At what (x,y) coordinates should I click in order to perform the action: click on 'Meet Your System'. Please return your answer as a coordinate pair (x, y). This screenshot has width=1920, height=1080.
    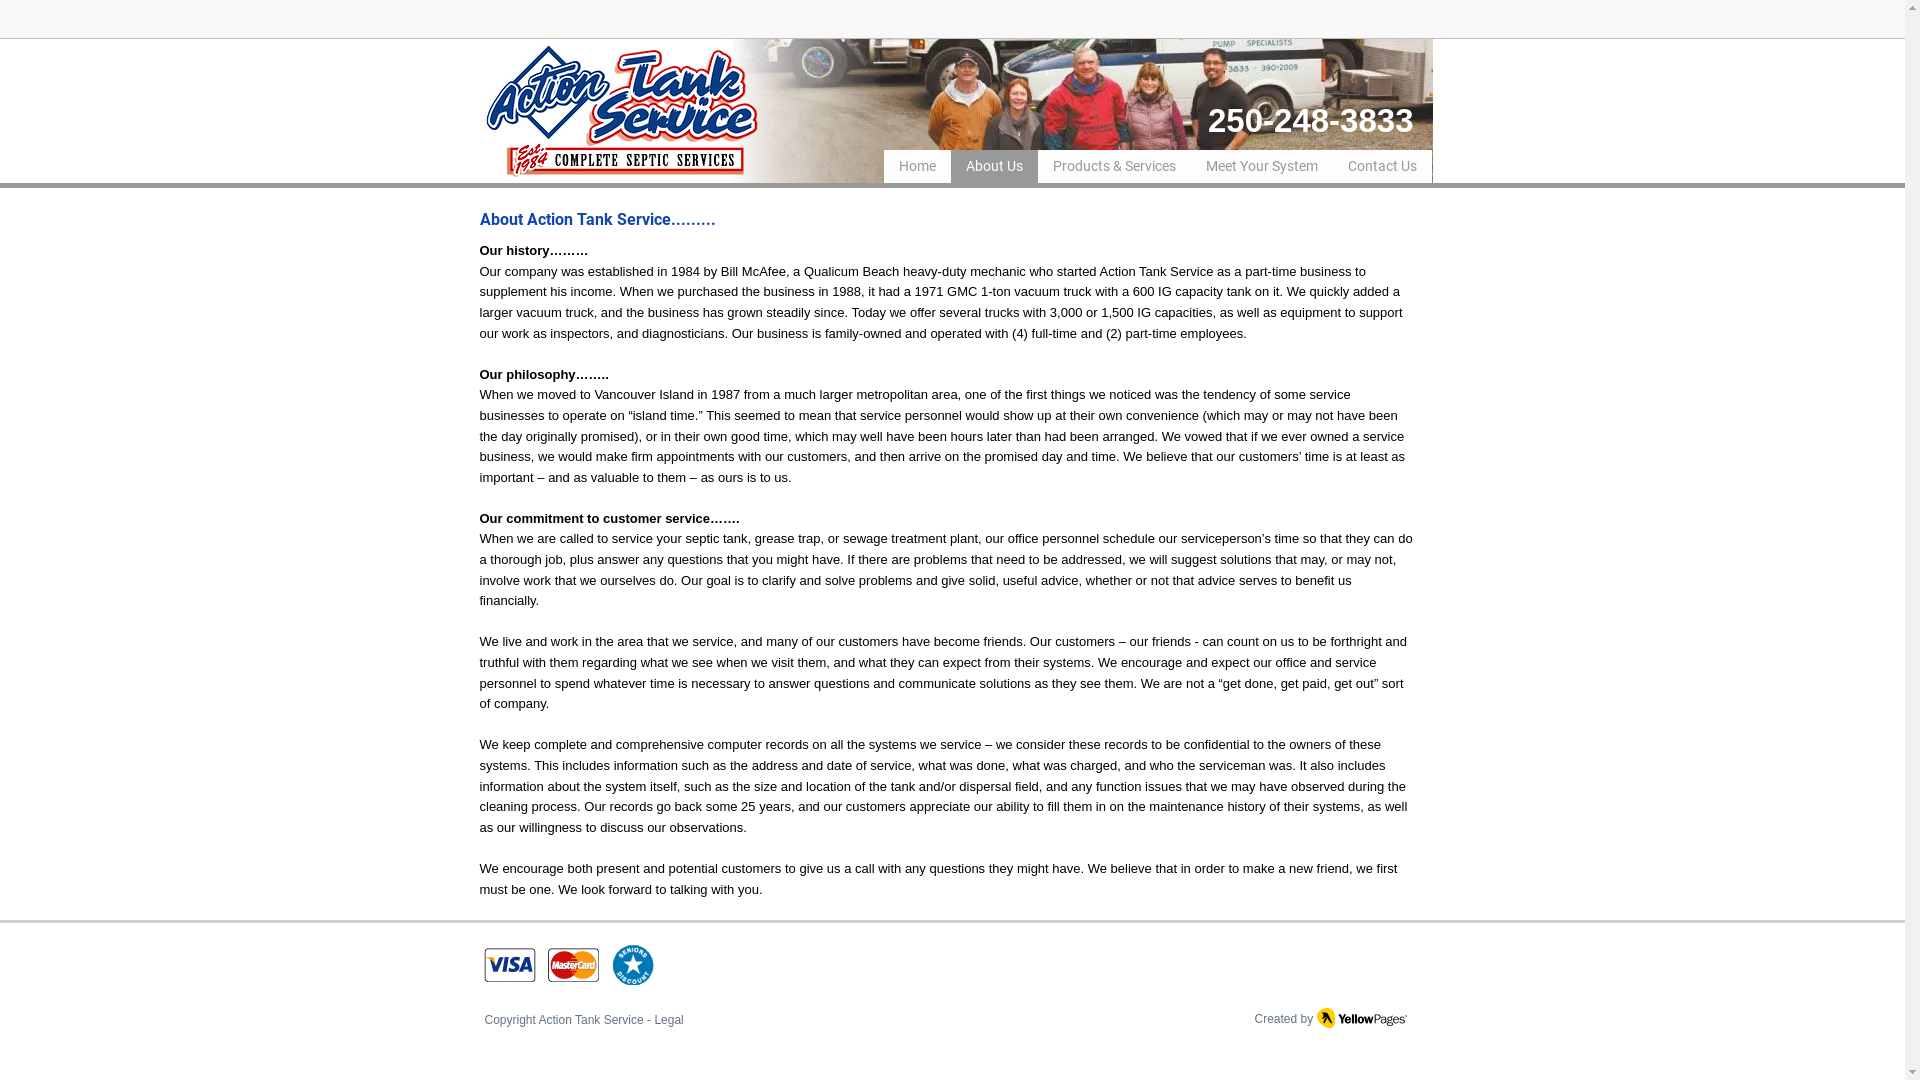
    Looking at the image, I should click on (1260, 165).